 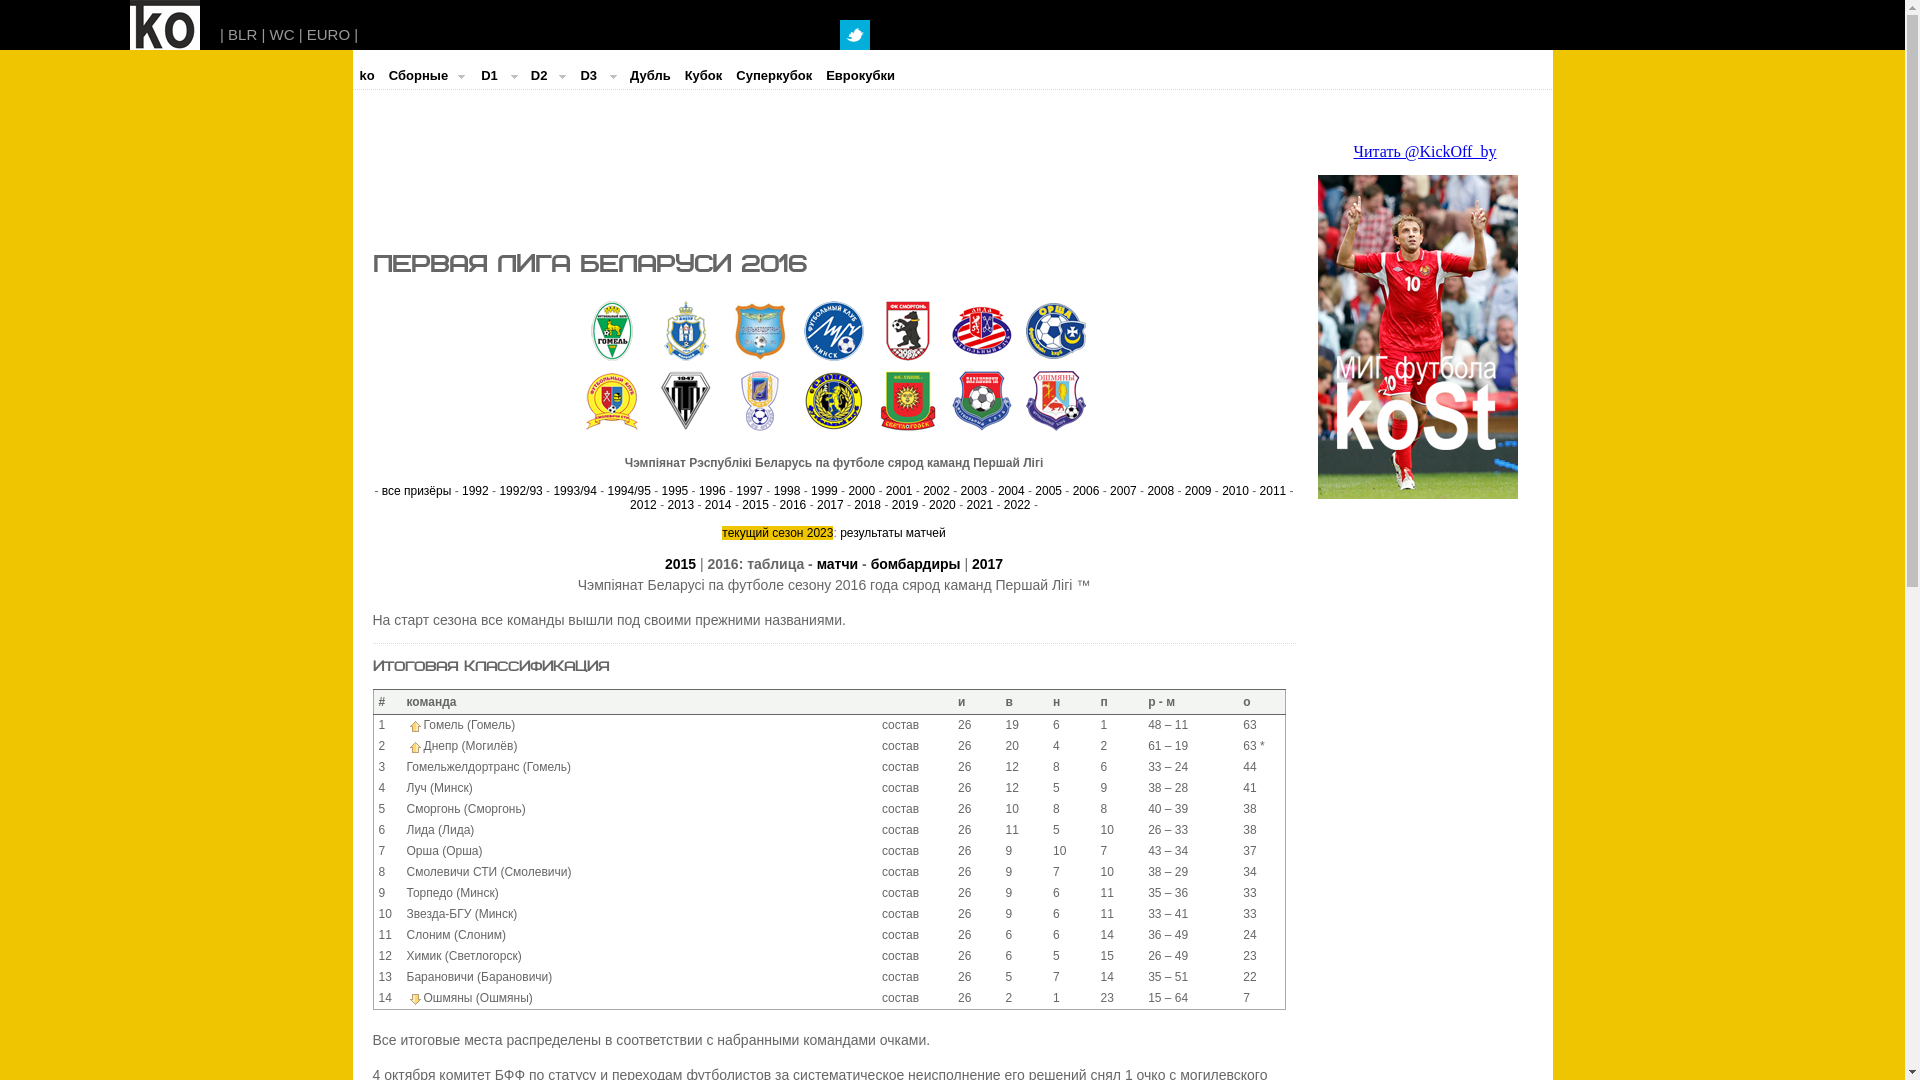 What do you see at coordinates (1035, 490) in the screenshot?
I see `'2005'` at bounding box center [1035, 490].